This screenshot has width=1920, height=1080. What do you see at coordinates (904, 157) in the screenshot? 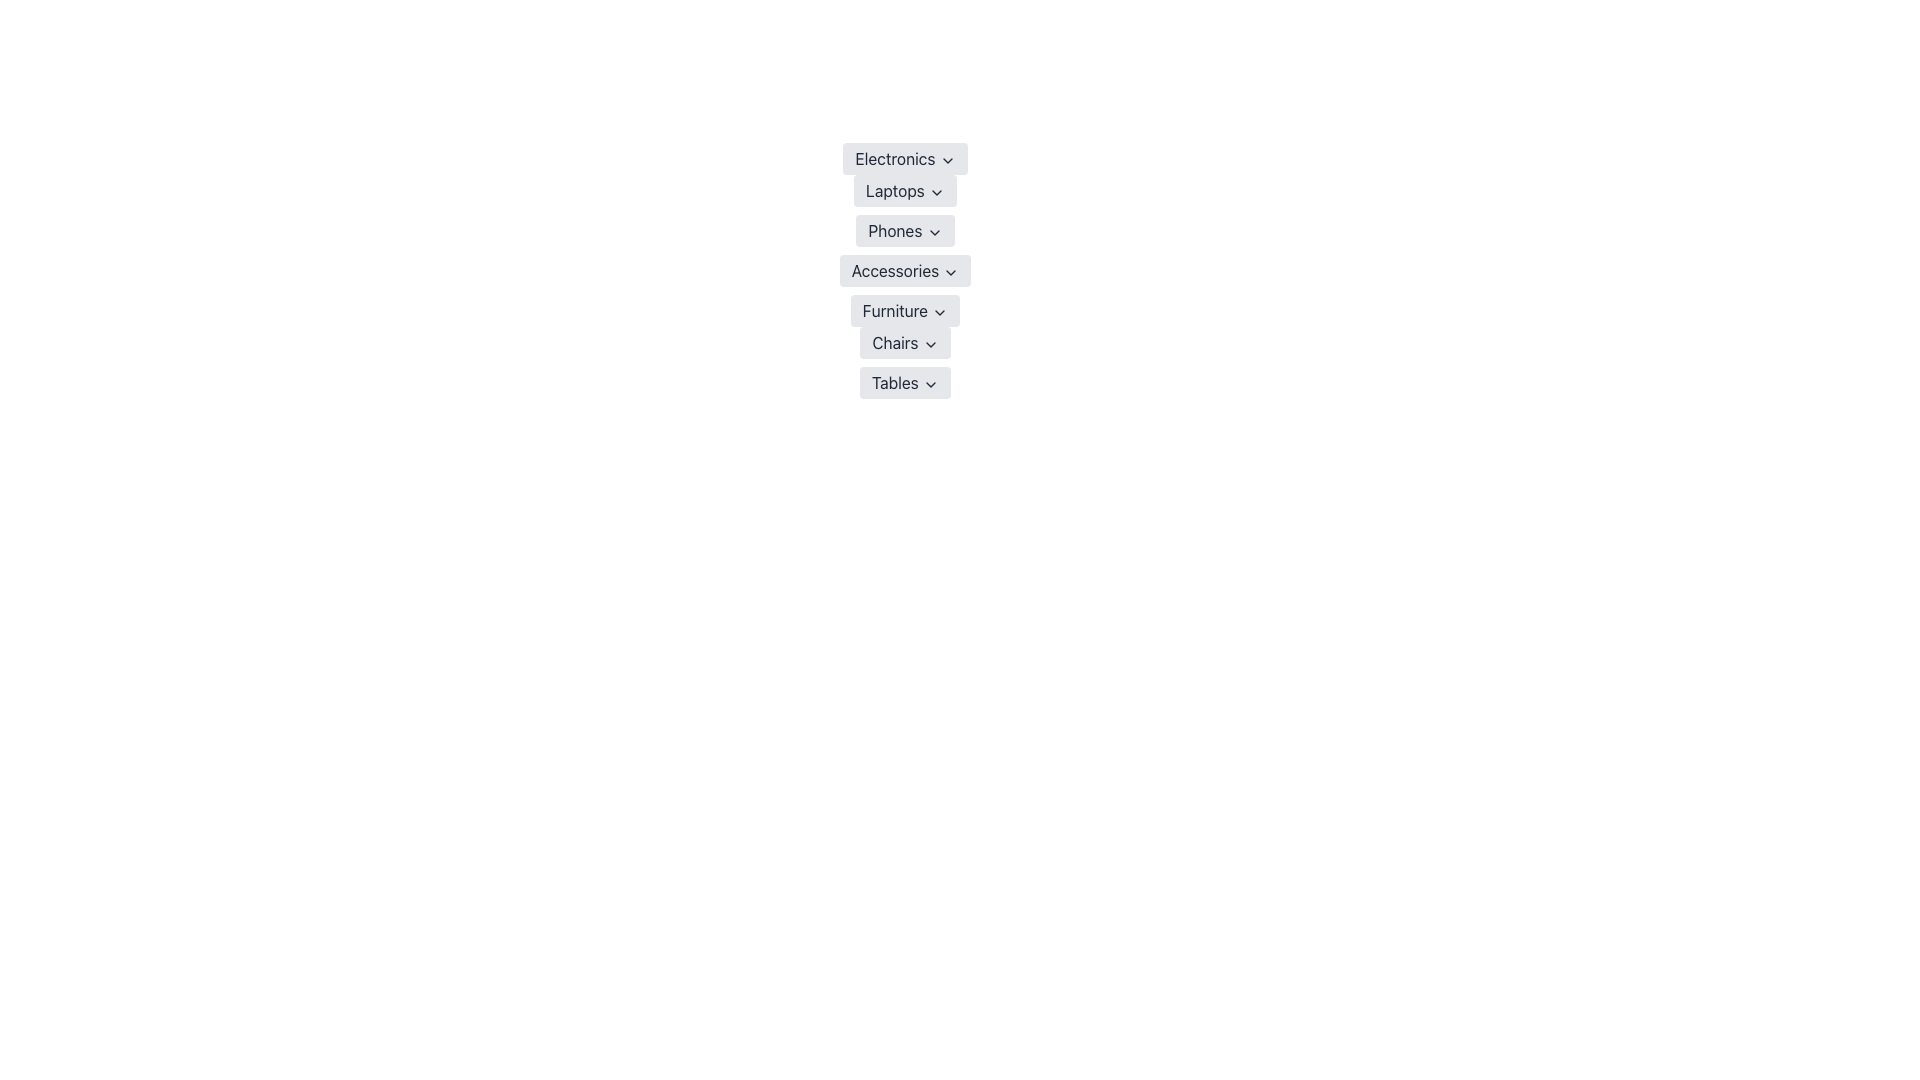
I see `the 'Electronics' dropdown button at the top of the vertical list` at bounding box center [904, 157].